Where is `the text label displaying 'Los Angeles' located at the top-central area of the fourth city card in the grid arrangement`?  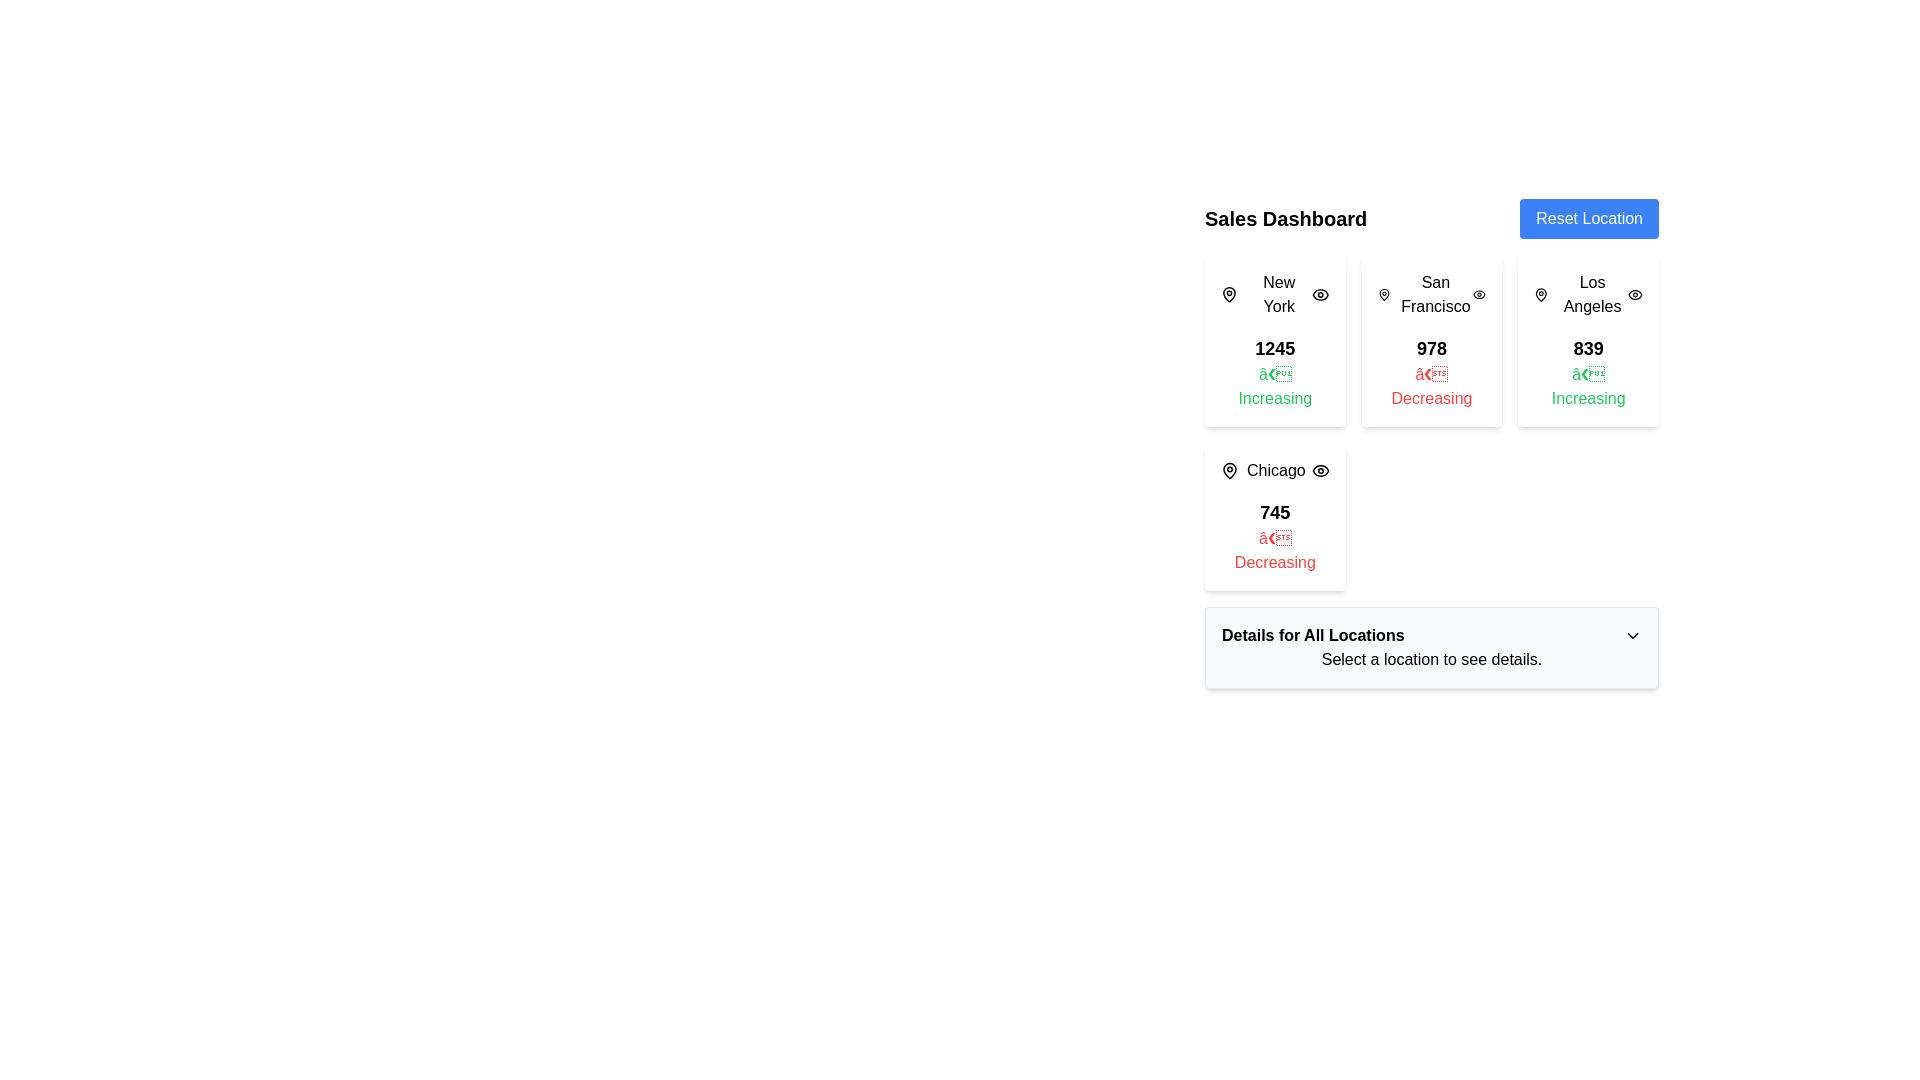 the text label displaying 'Los Angeles' located at the top-central area of the fourth city card in the grid arrangement is located at coordinates (1591, 294).